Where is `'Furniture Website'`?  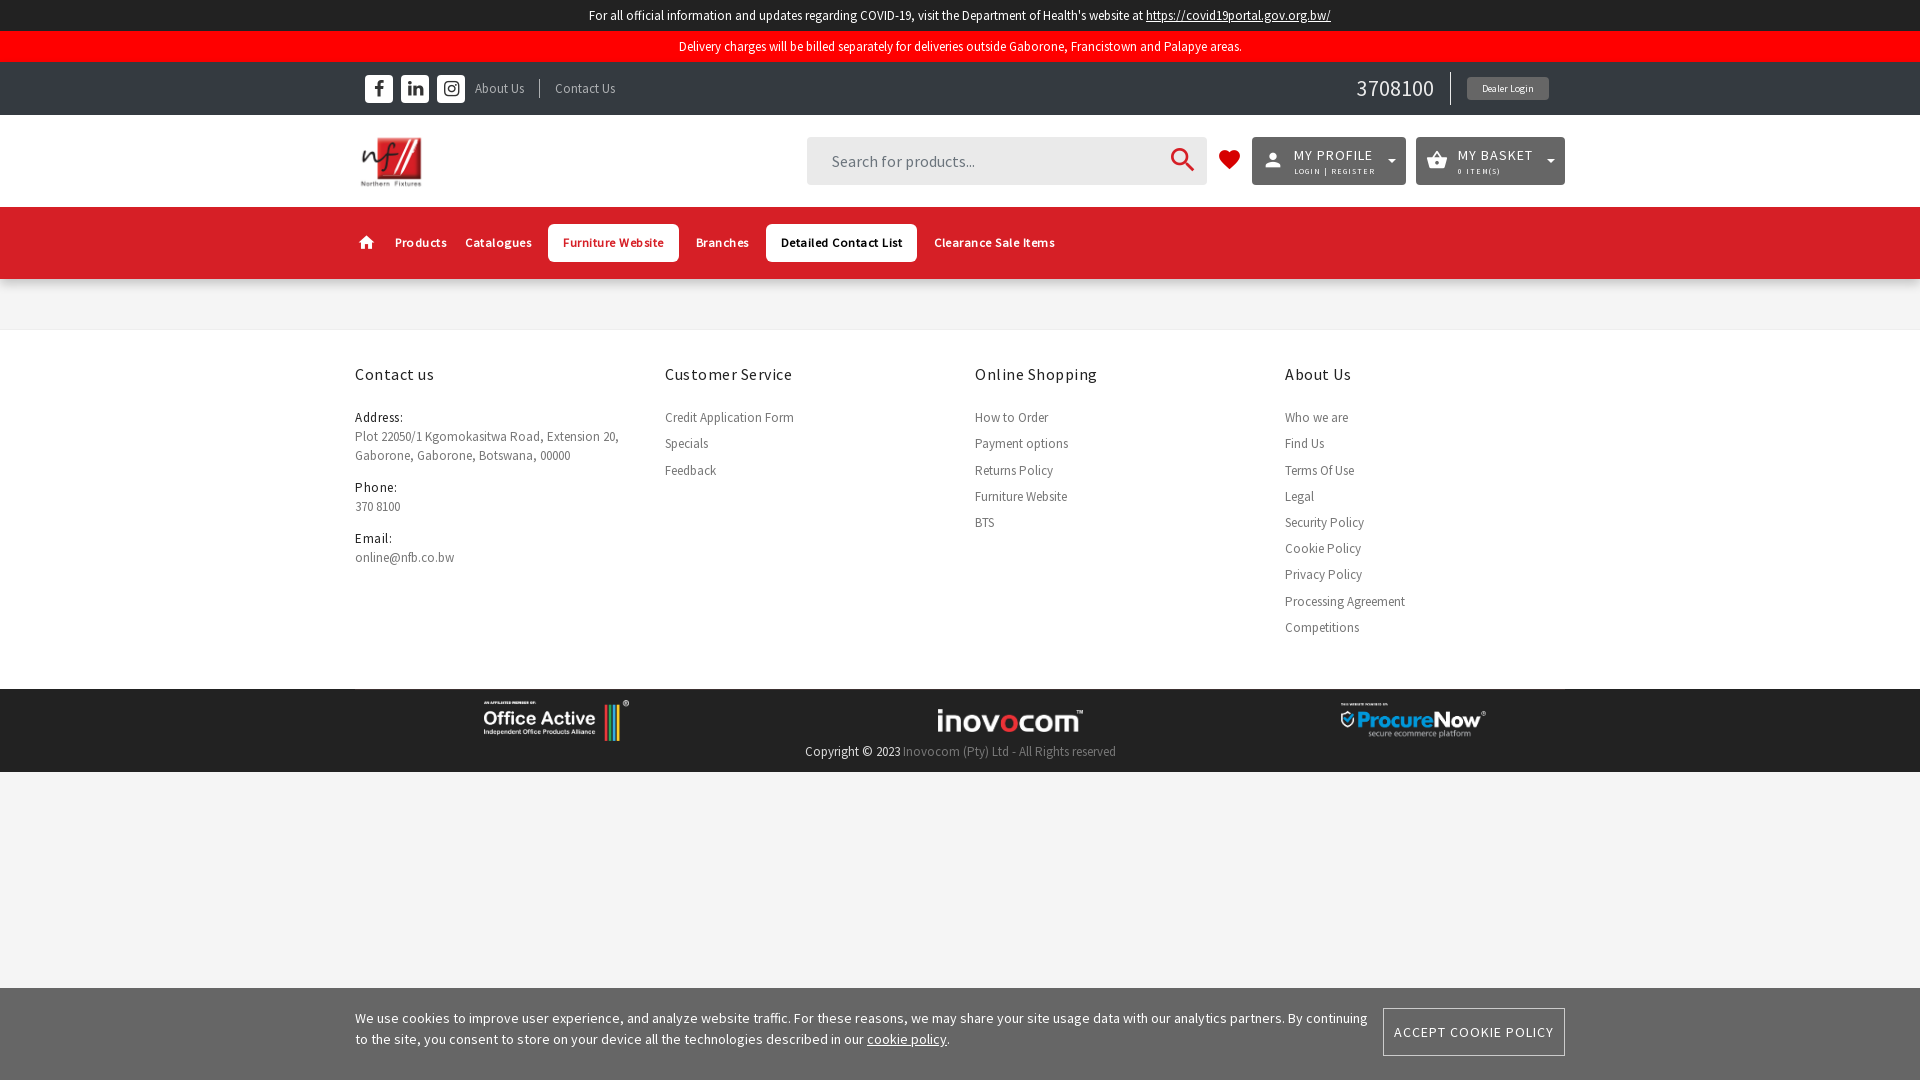 'Furniture Website' is located at coordinates (974, 495).